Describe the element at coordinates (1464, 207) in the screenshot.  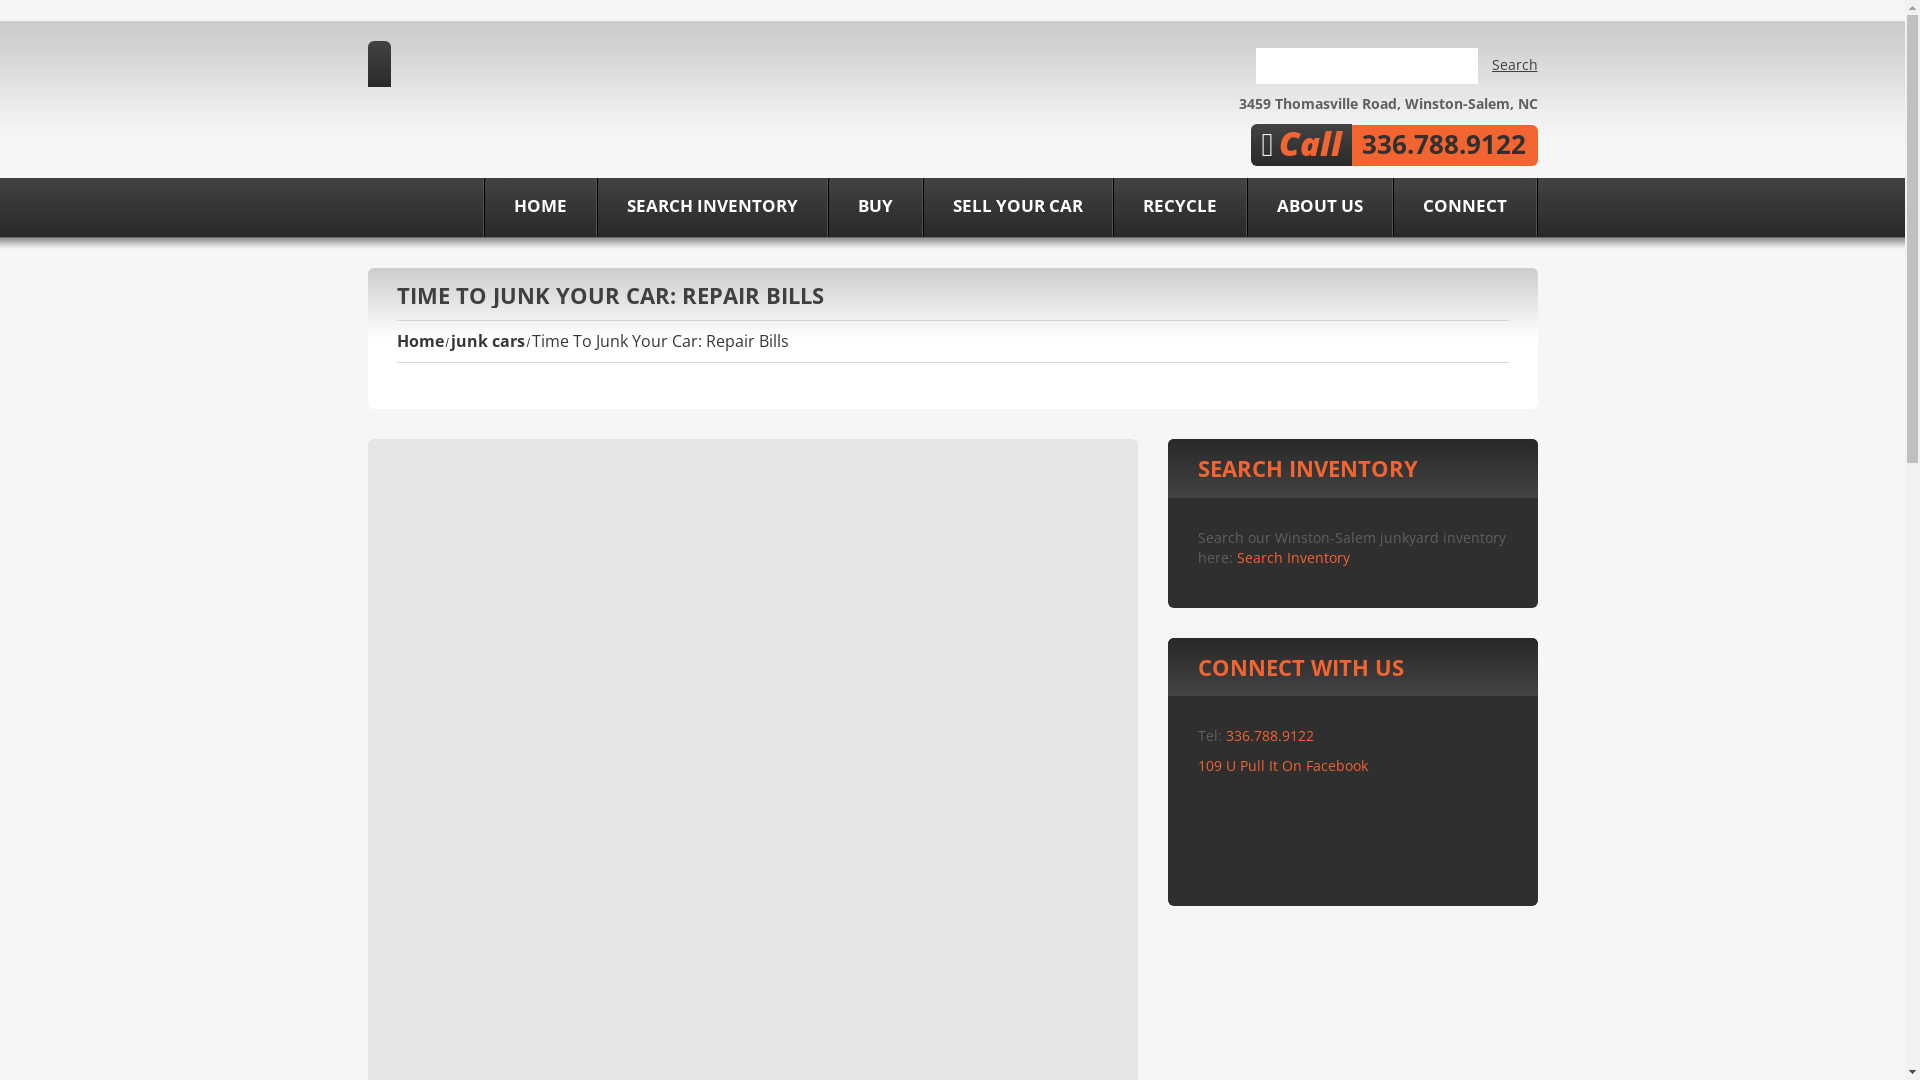
I see `'CONNECT'` at that location.